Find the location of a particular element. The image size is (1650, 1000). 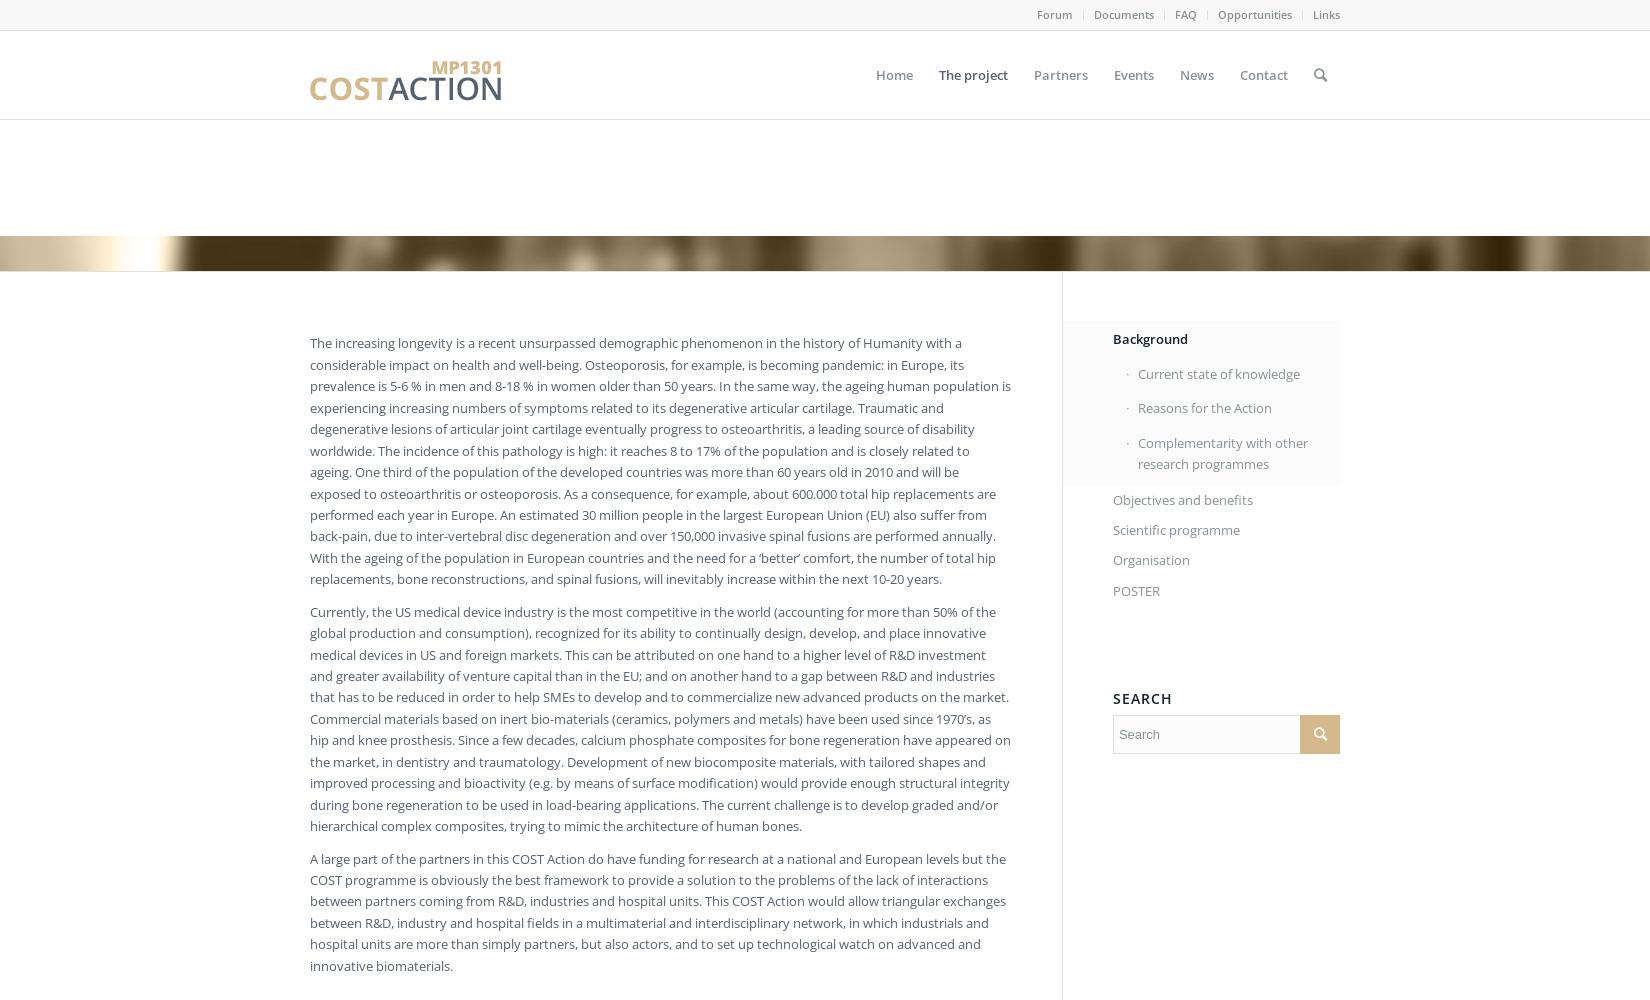

'Objectives and benefits' is located at coordinates (1182, 498).